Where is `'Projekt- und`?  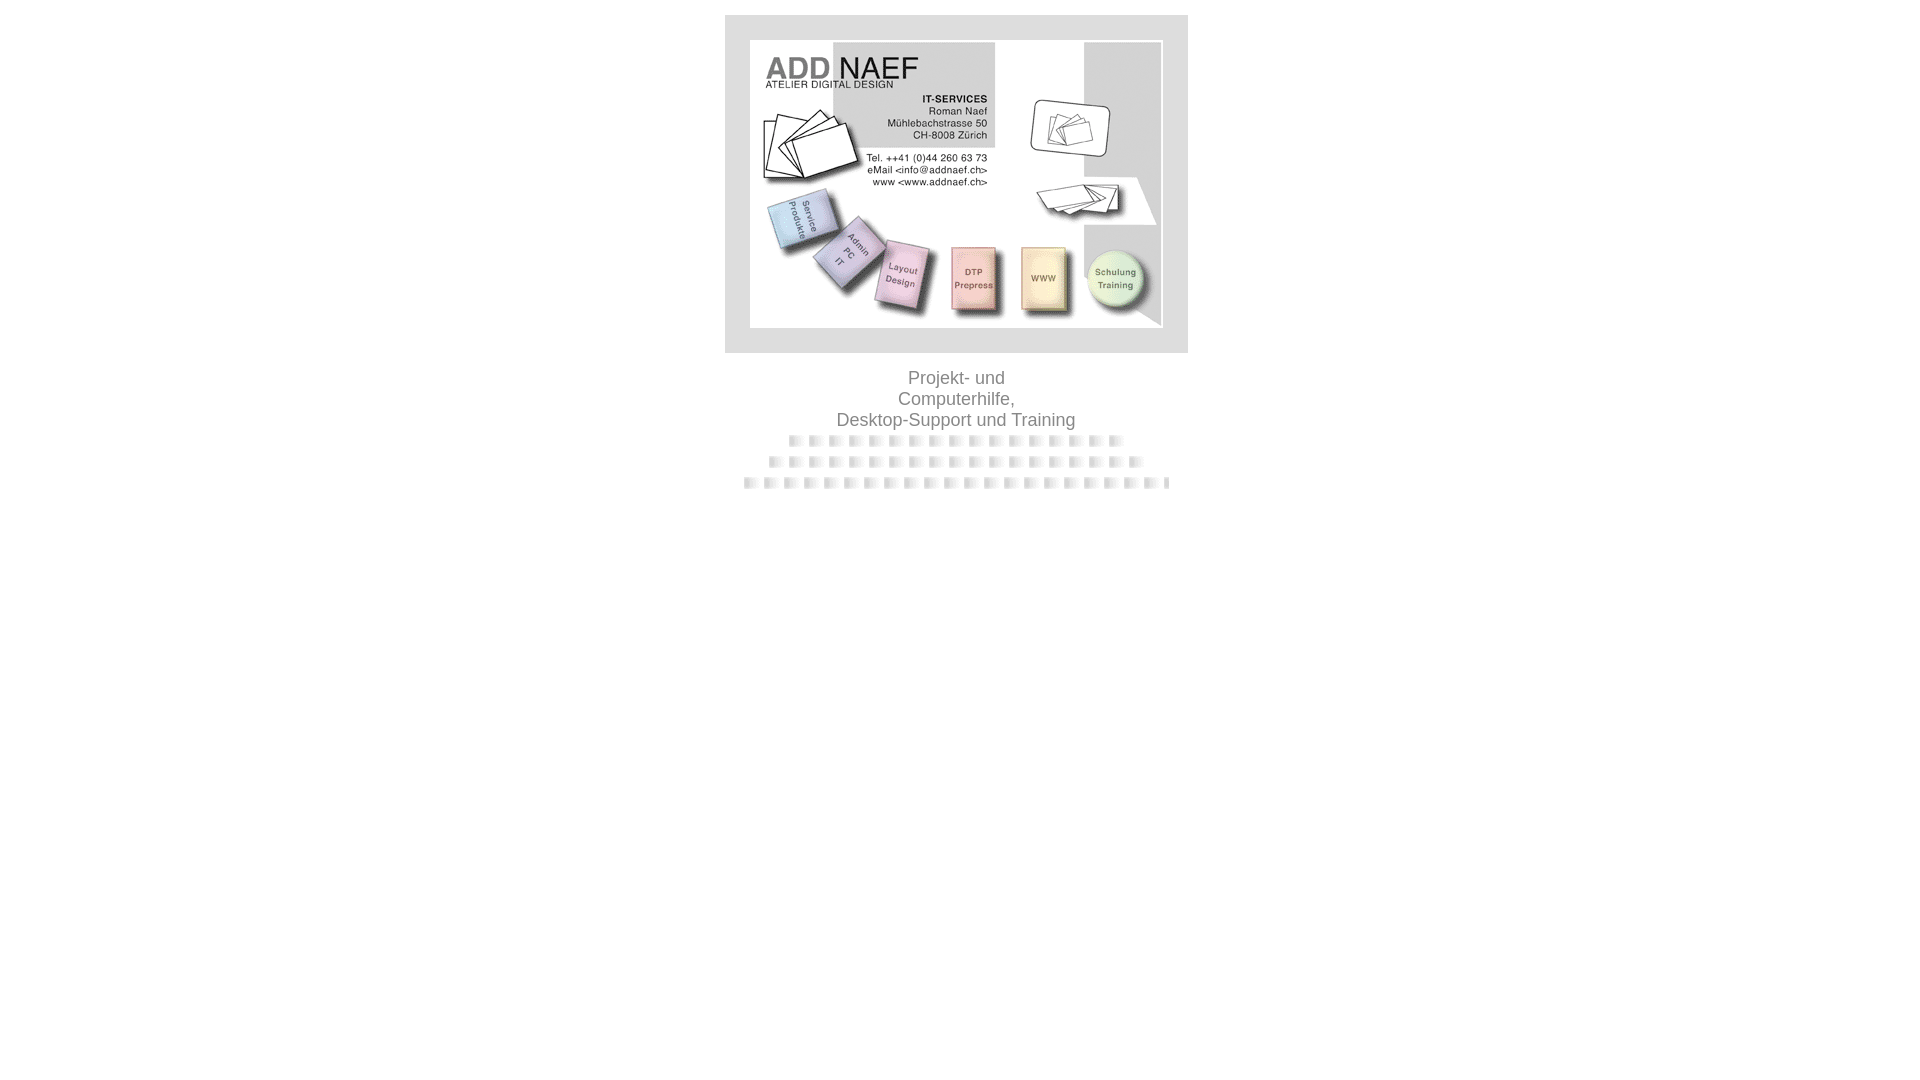 'Projekt- und is located at coordinates (954, 398).